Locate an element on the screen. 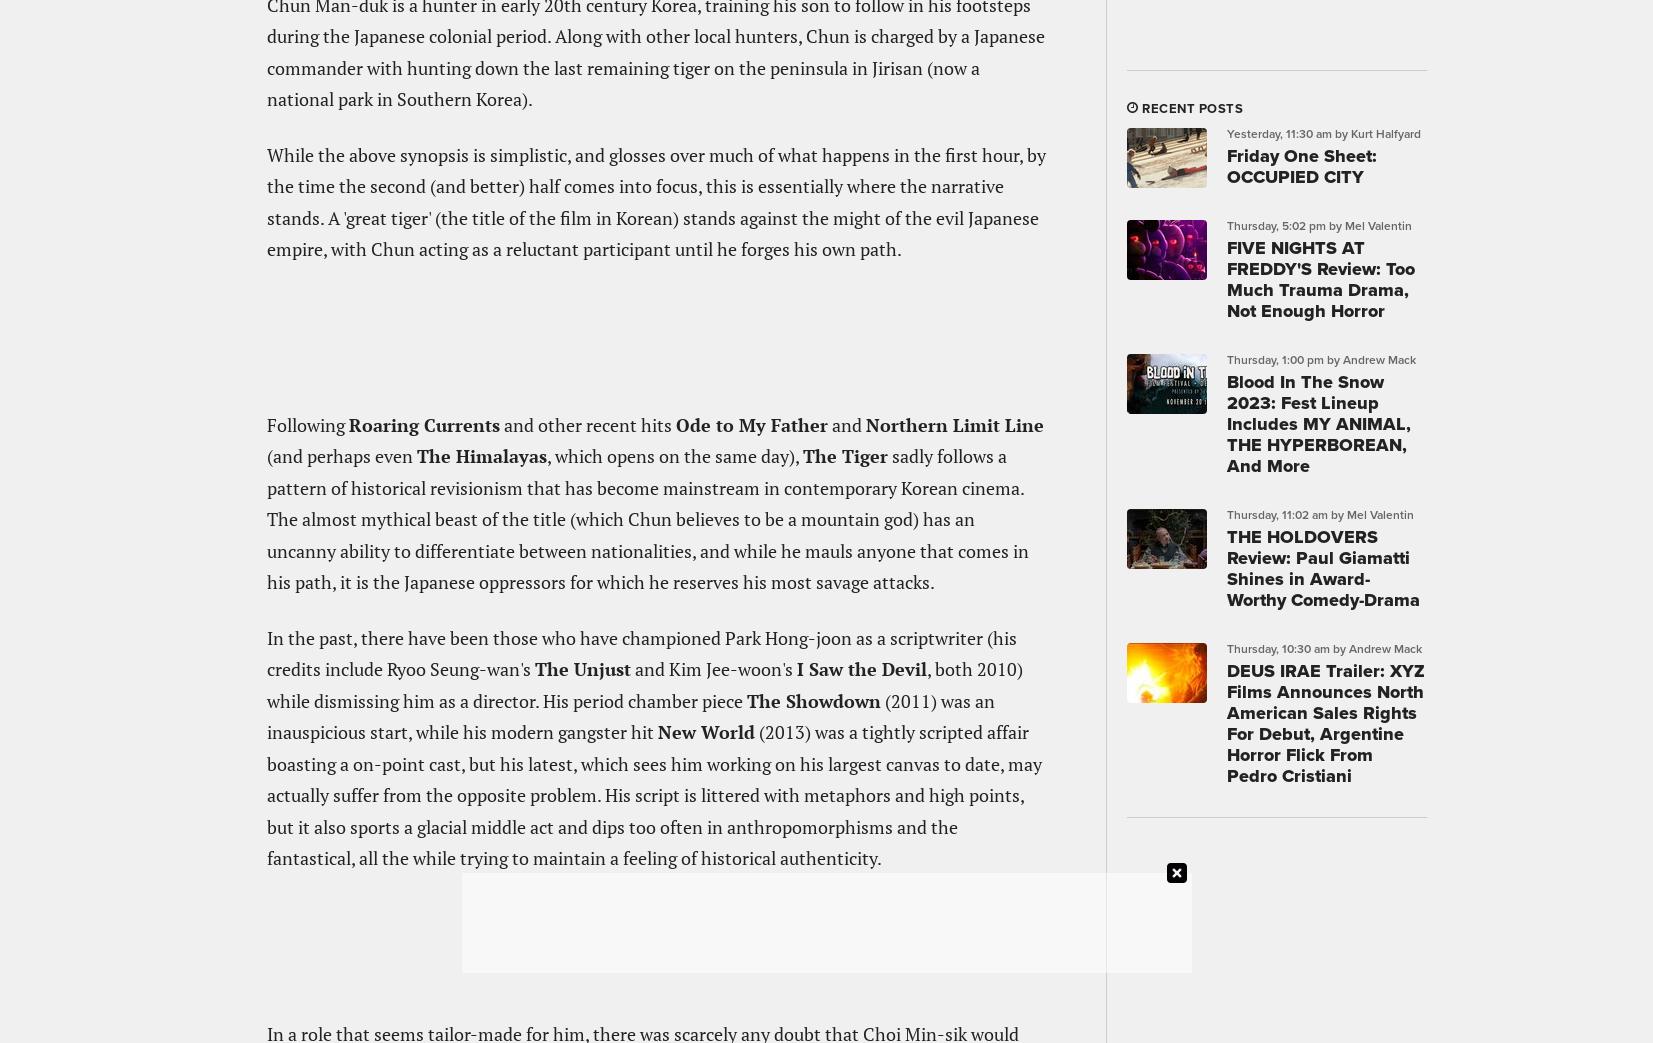 This screenshot has width=1653, height=1043. ', both 2010) while dismissing him as a director. His period chamber piece' is located at coordinates (643, 684).